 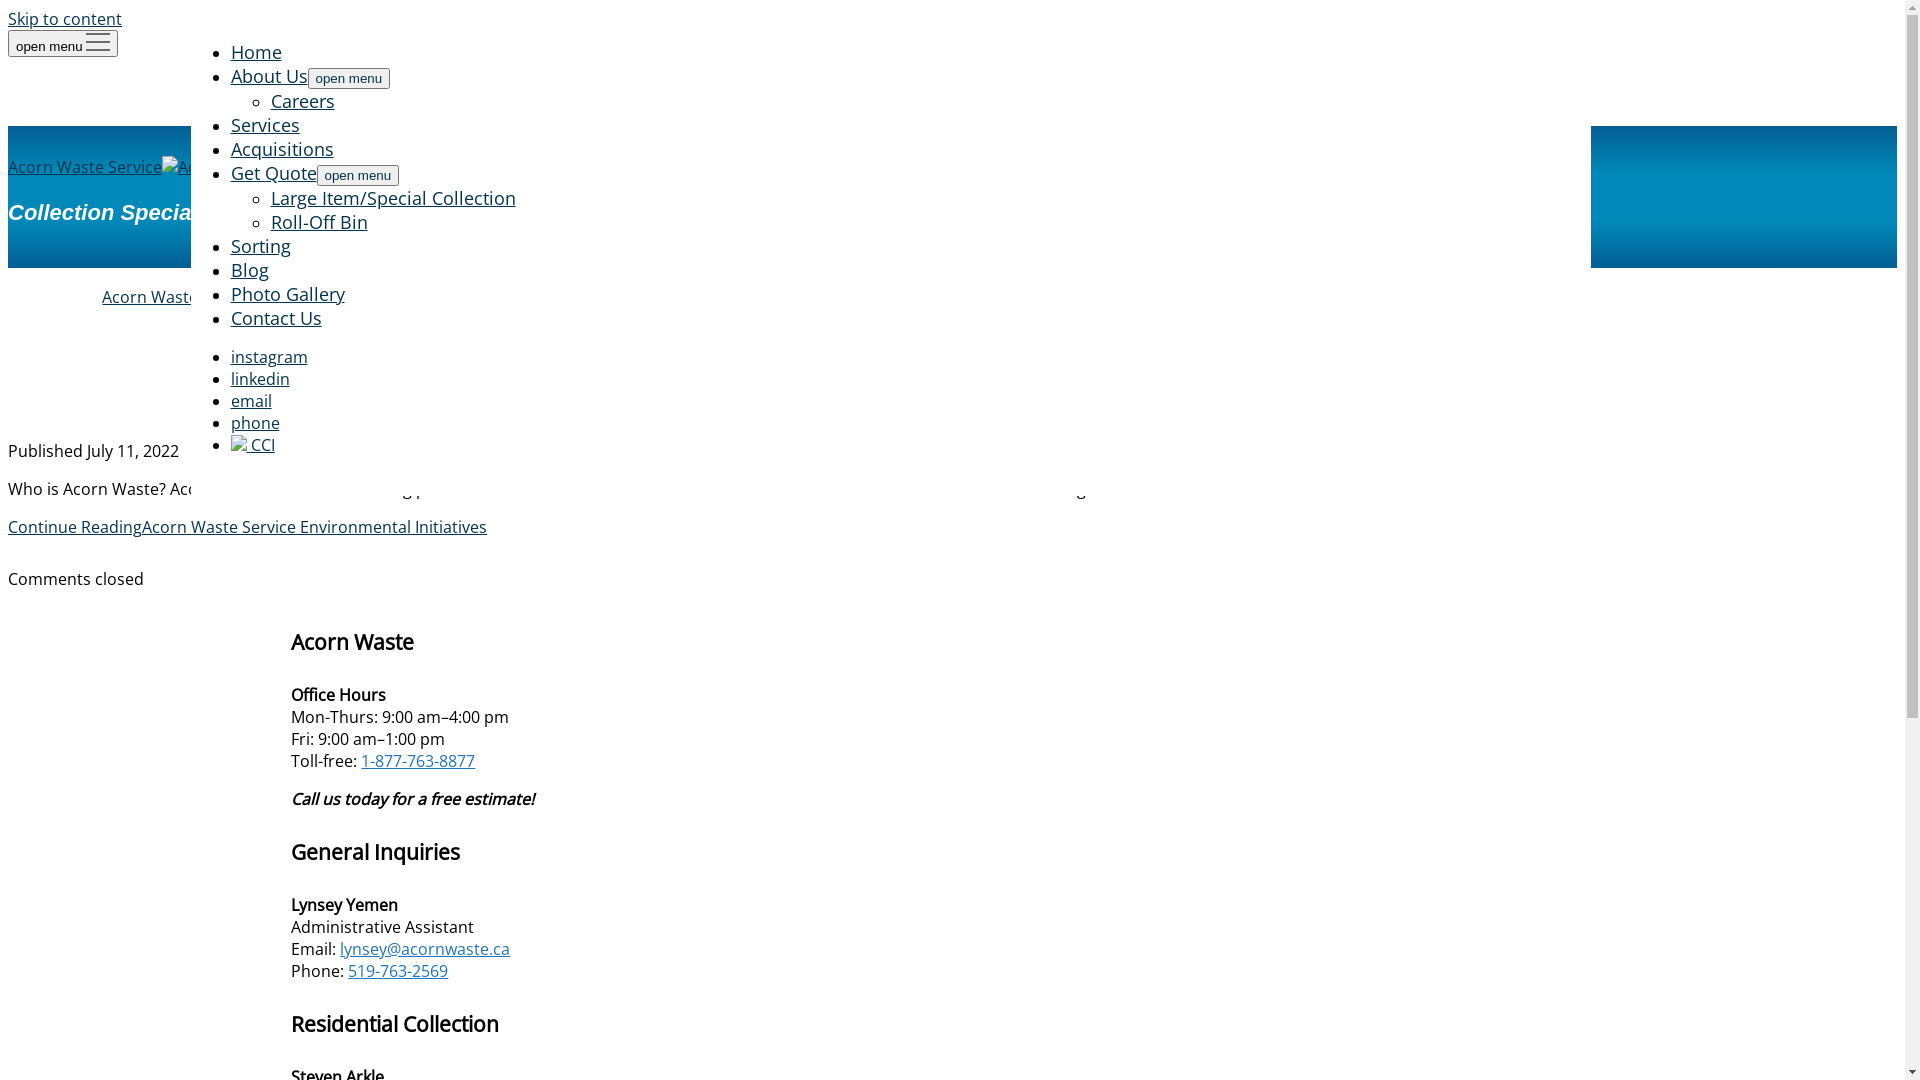 I want to click on 'Large Item/Special Collection', so click(x=392, y=197).